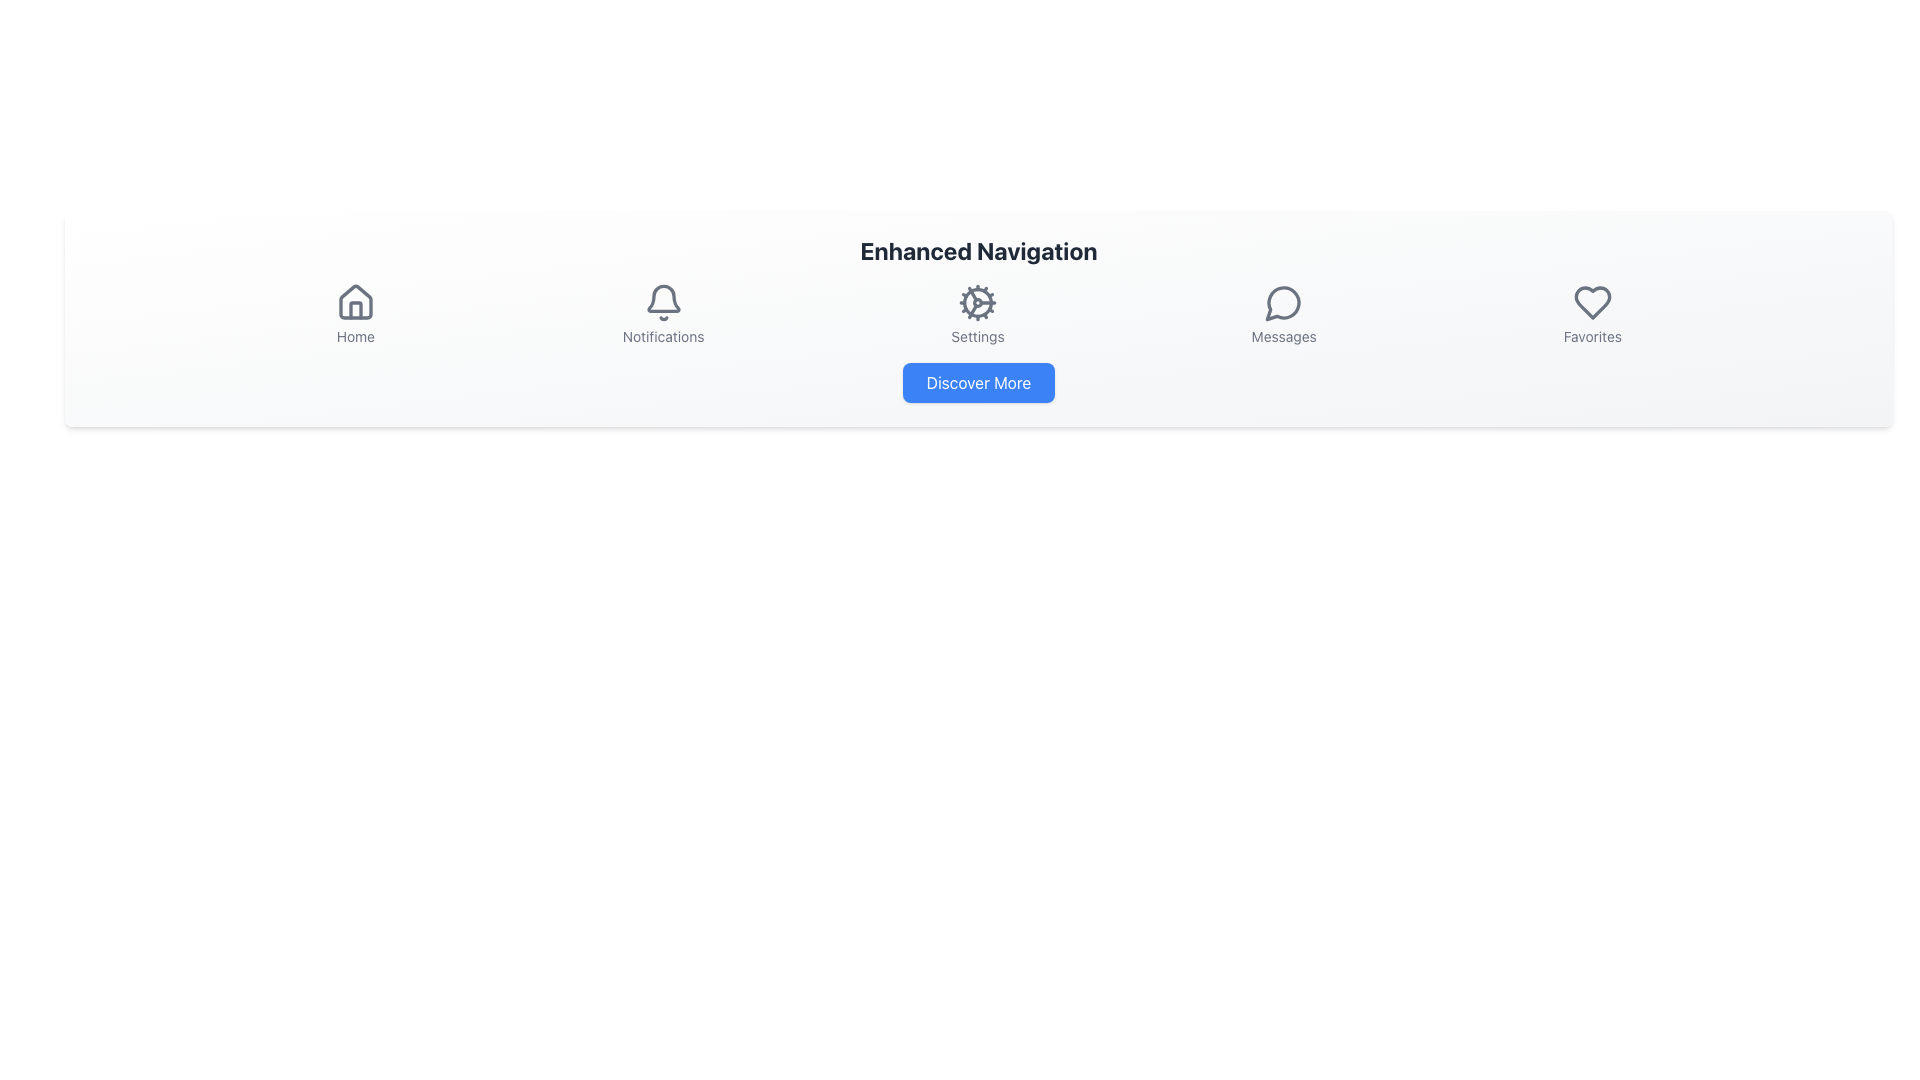 The height and width of the screenshot is (1080, 1920). Describe the element at coordinates (663, 303) in the screenshot. I see `the notification bell icon located in the navigation bar, situated between the 'Home' and 'Settings' options, with the label 'Notifications' underneath` at that location.